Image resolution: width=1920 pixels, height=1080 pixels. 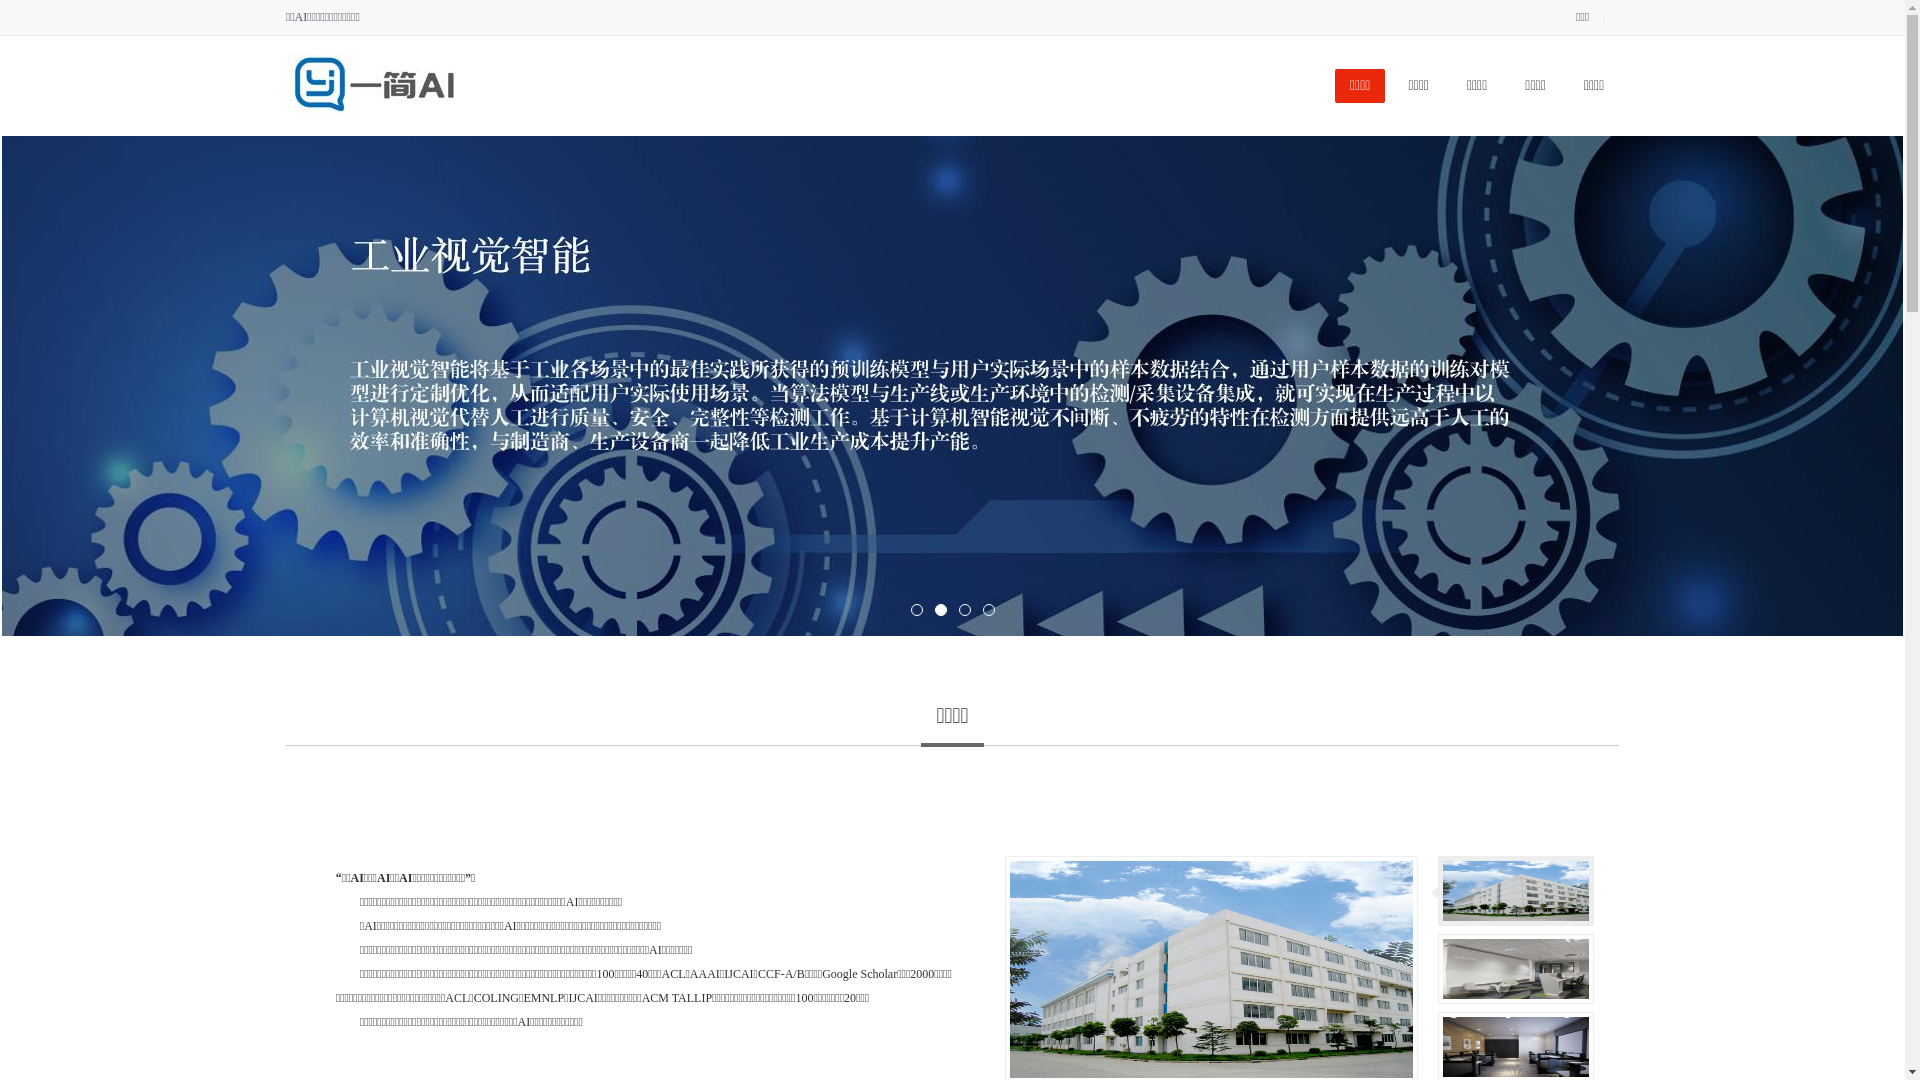 I want to click on '2', so click(x=939, y=608).